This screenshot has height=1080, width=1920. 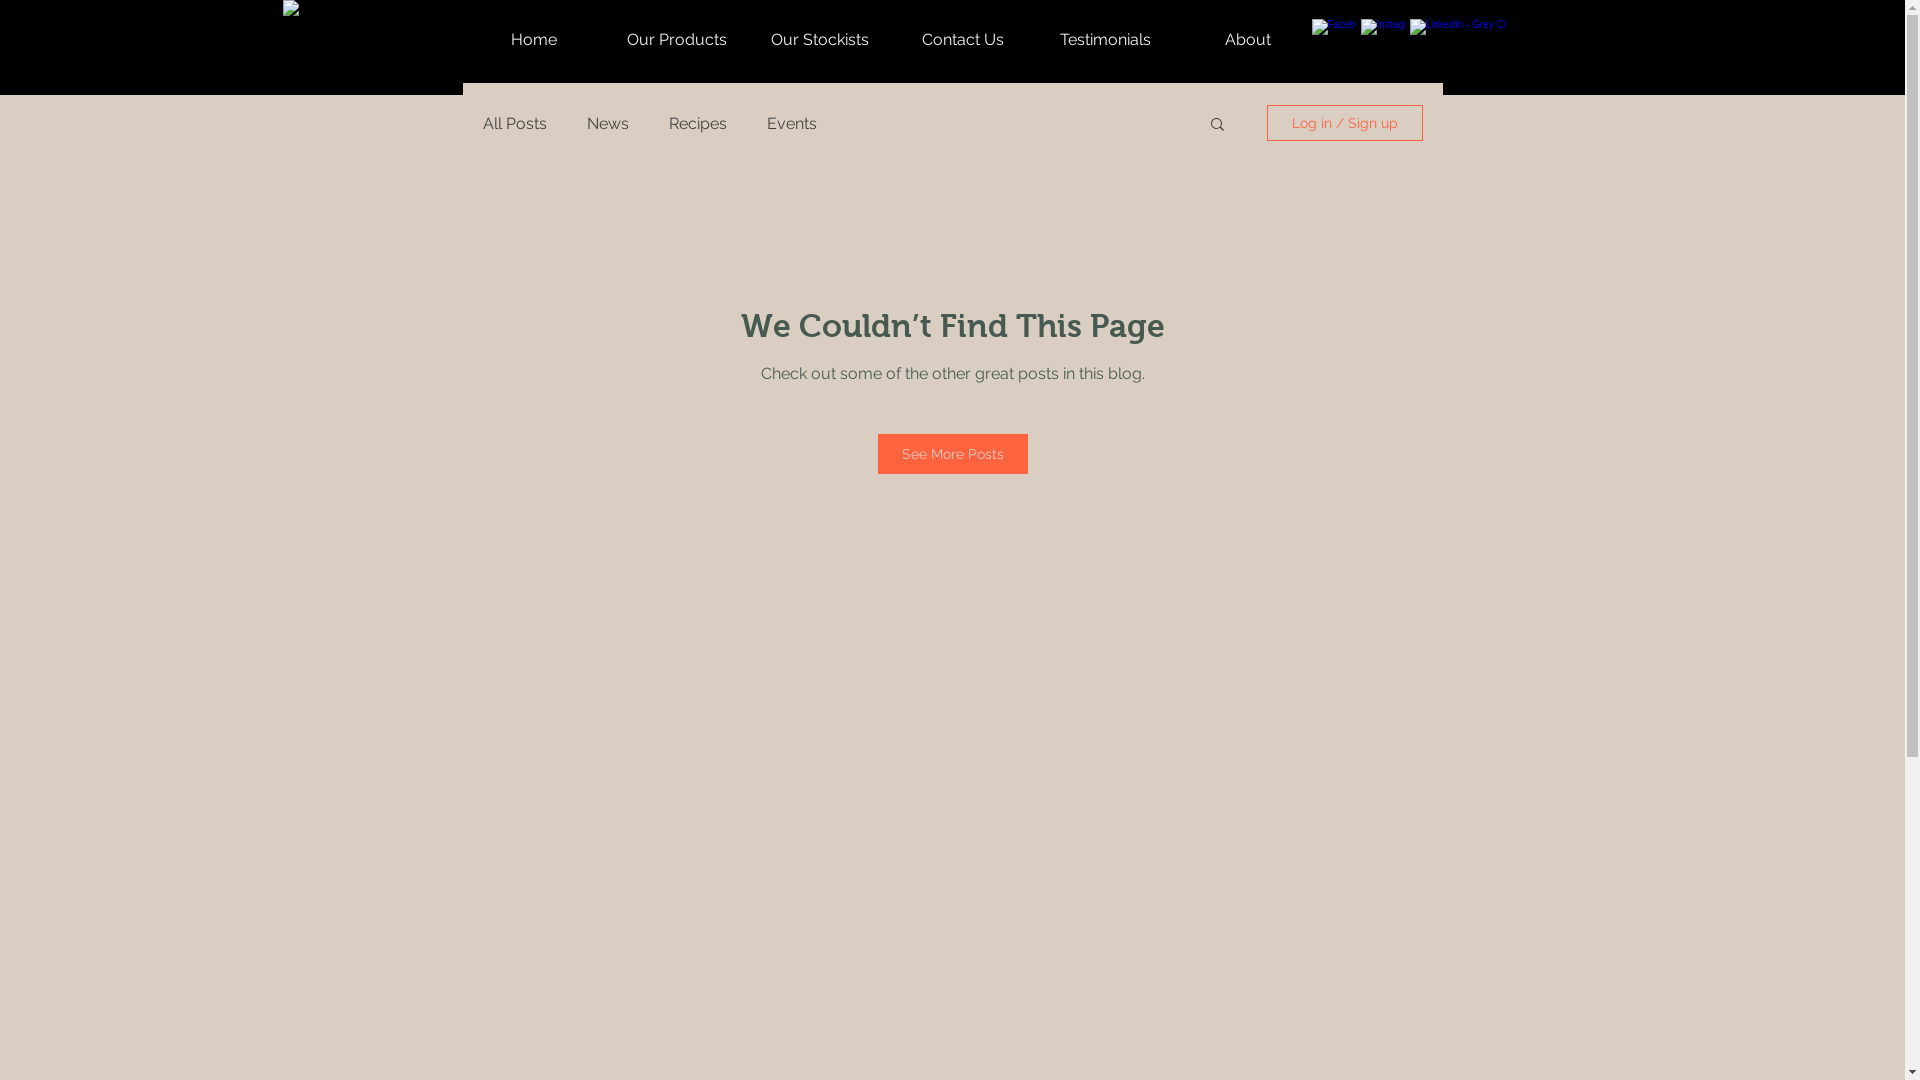 I want to click on 'See More Posts', so click(x=878, y=454).